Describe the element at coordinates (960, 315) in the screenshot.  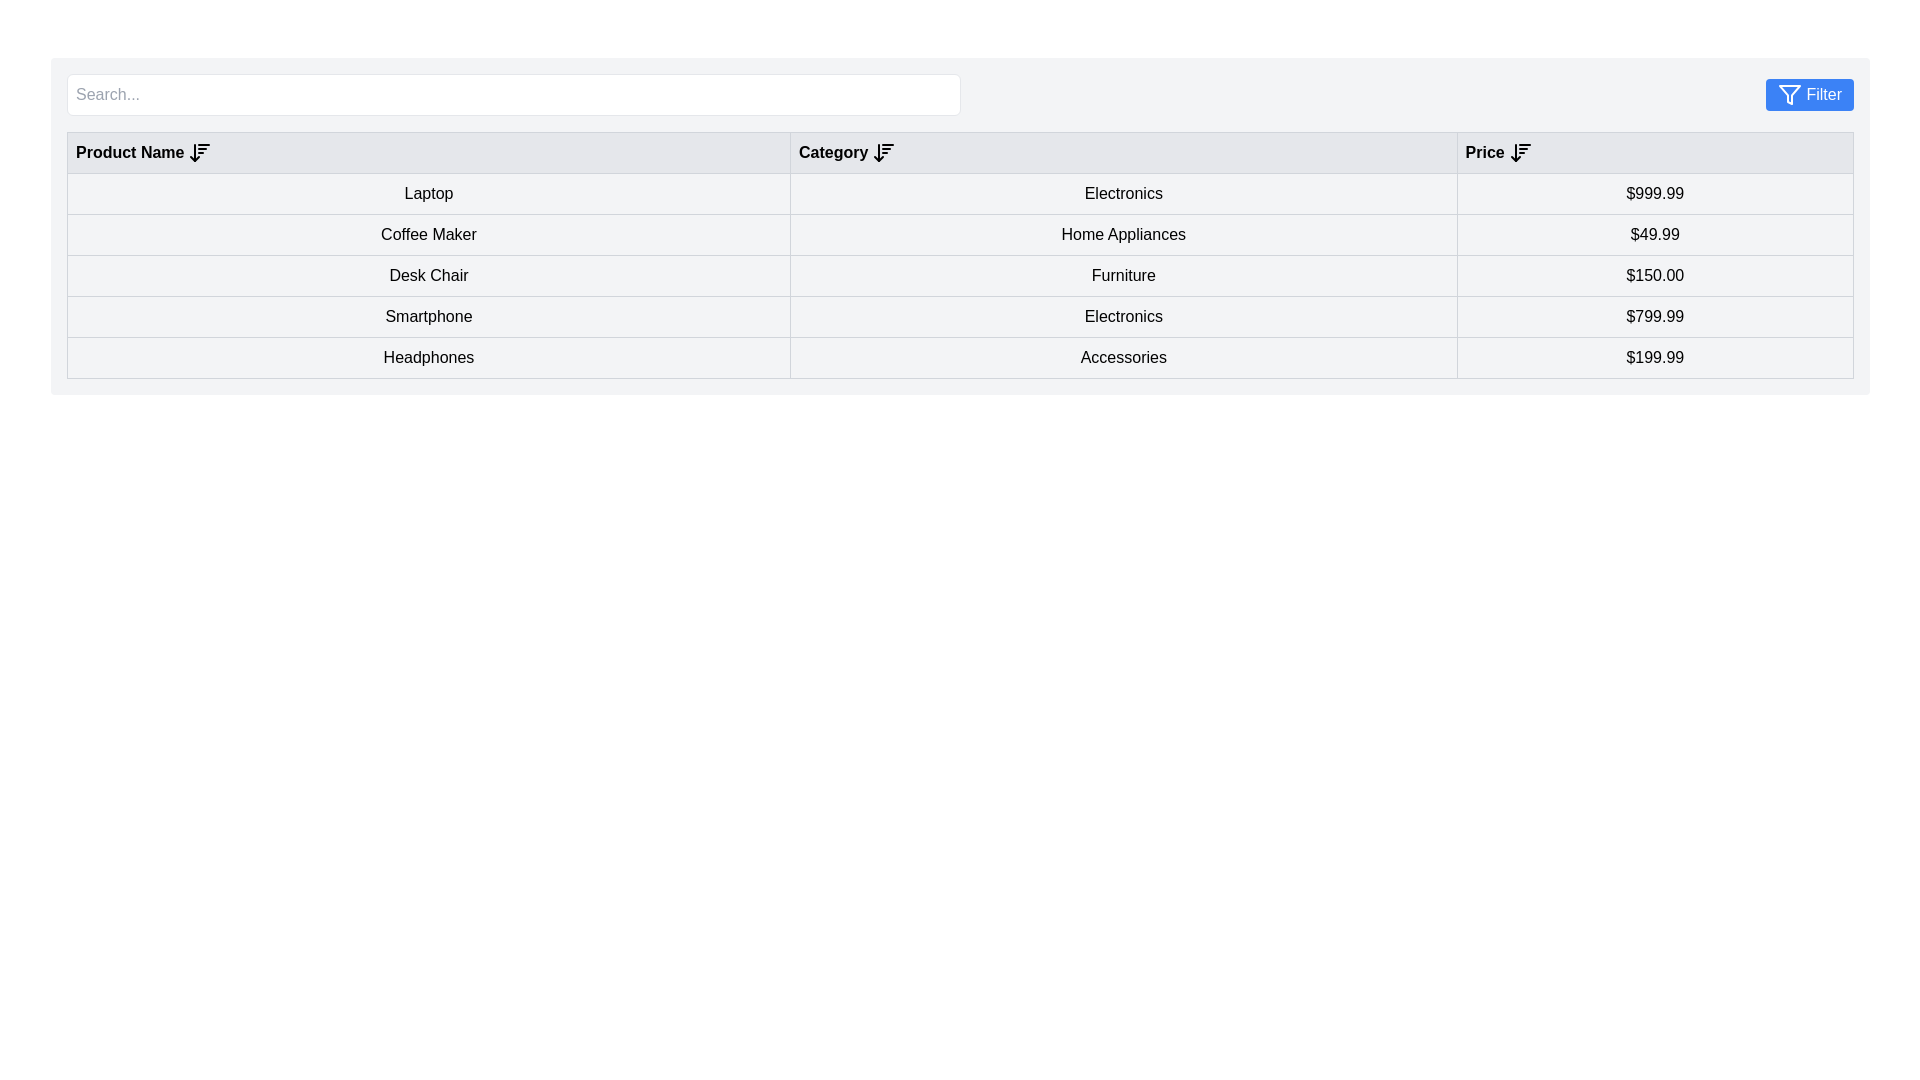
I see `the fourth row of the table displaying the product 'Smartphone' with category 'Electronics' and price '$799.99'` at that location.